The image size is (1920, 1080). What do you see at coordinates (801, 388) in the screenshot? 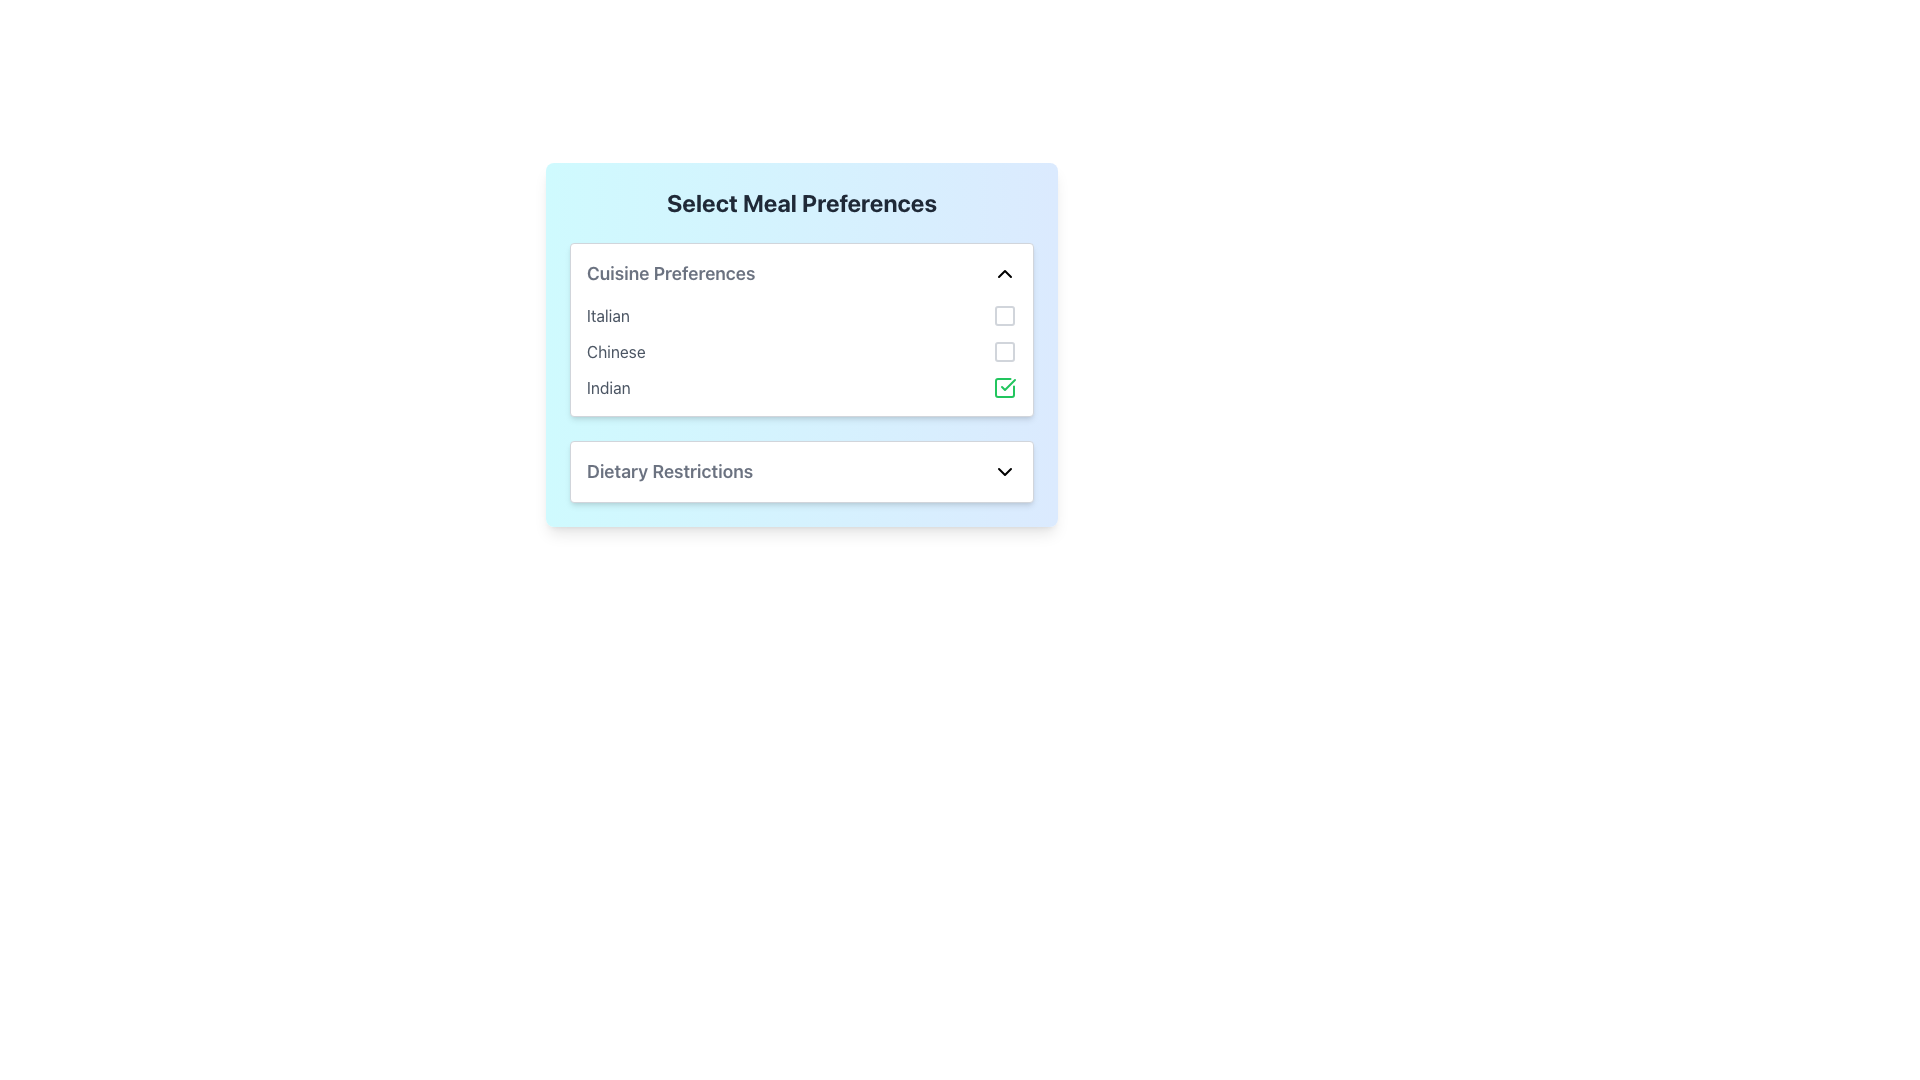
I see `the green checkbox next to the 'Indian' option in the 'Cuisine Preferences' section` at bounding box center [801, 388].